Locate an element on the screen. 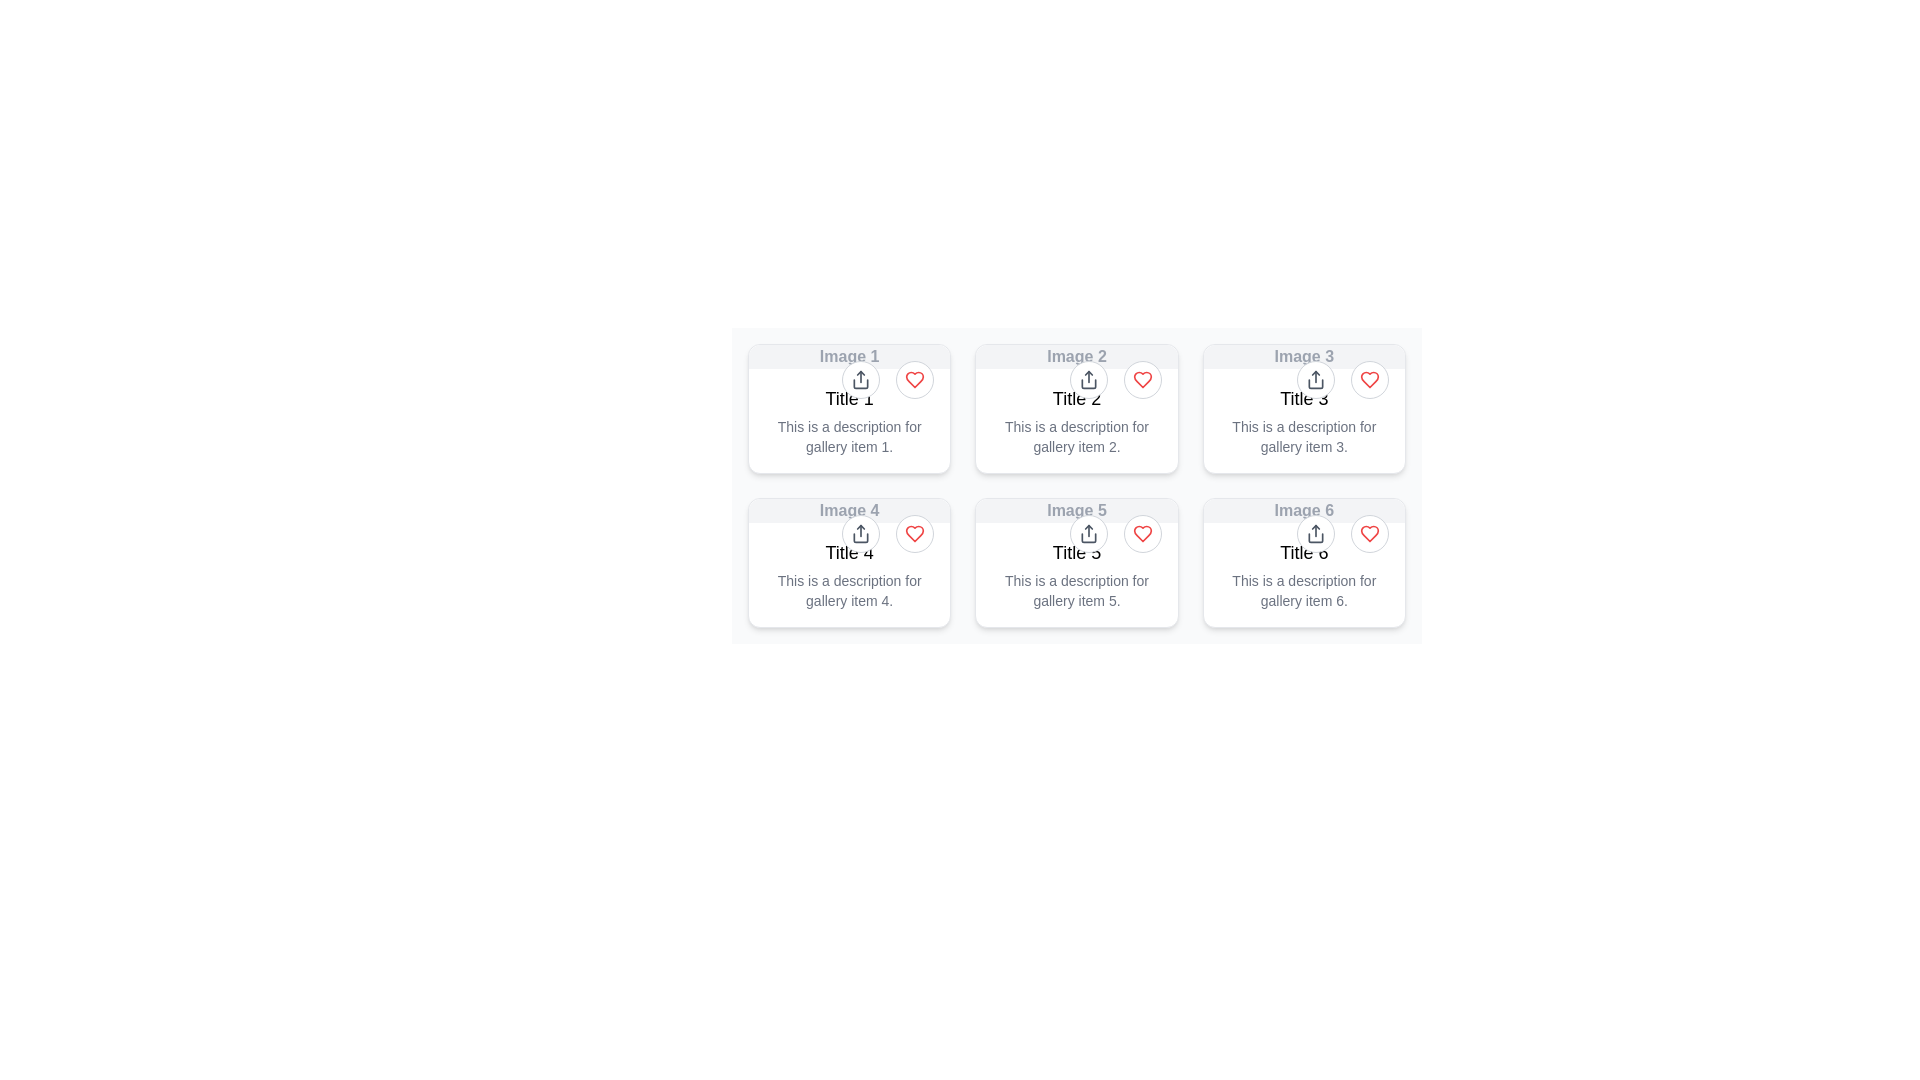  the text block displaying 'Title 6' and its description 'This is a description for gallery item 6.' located on the sixth tile in the grid layout is located at coordinates (1304, 574).